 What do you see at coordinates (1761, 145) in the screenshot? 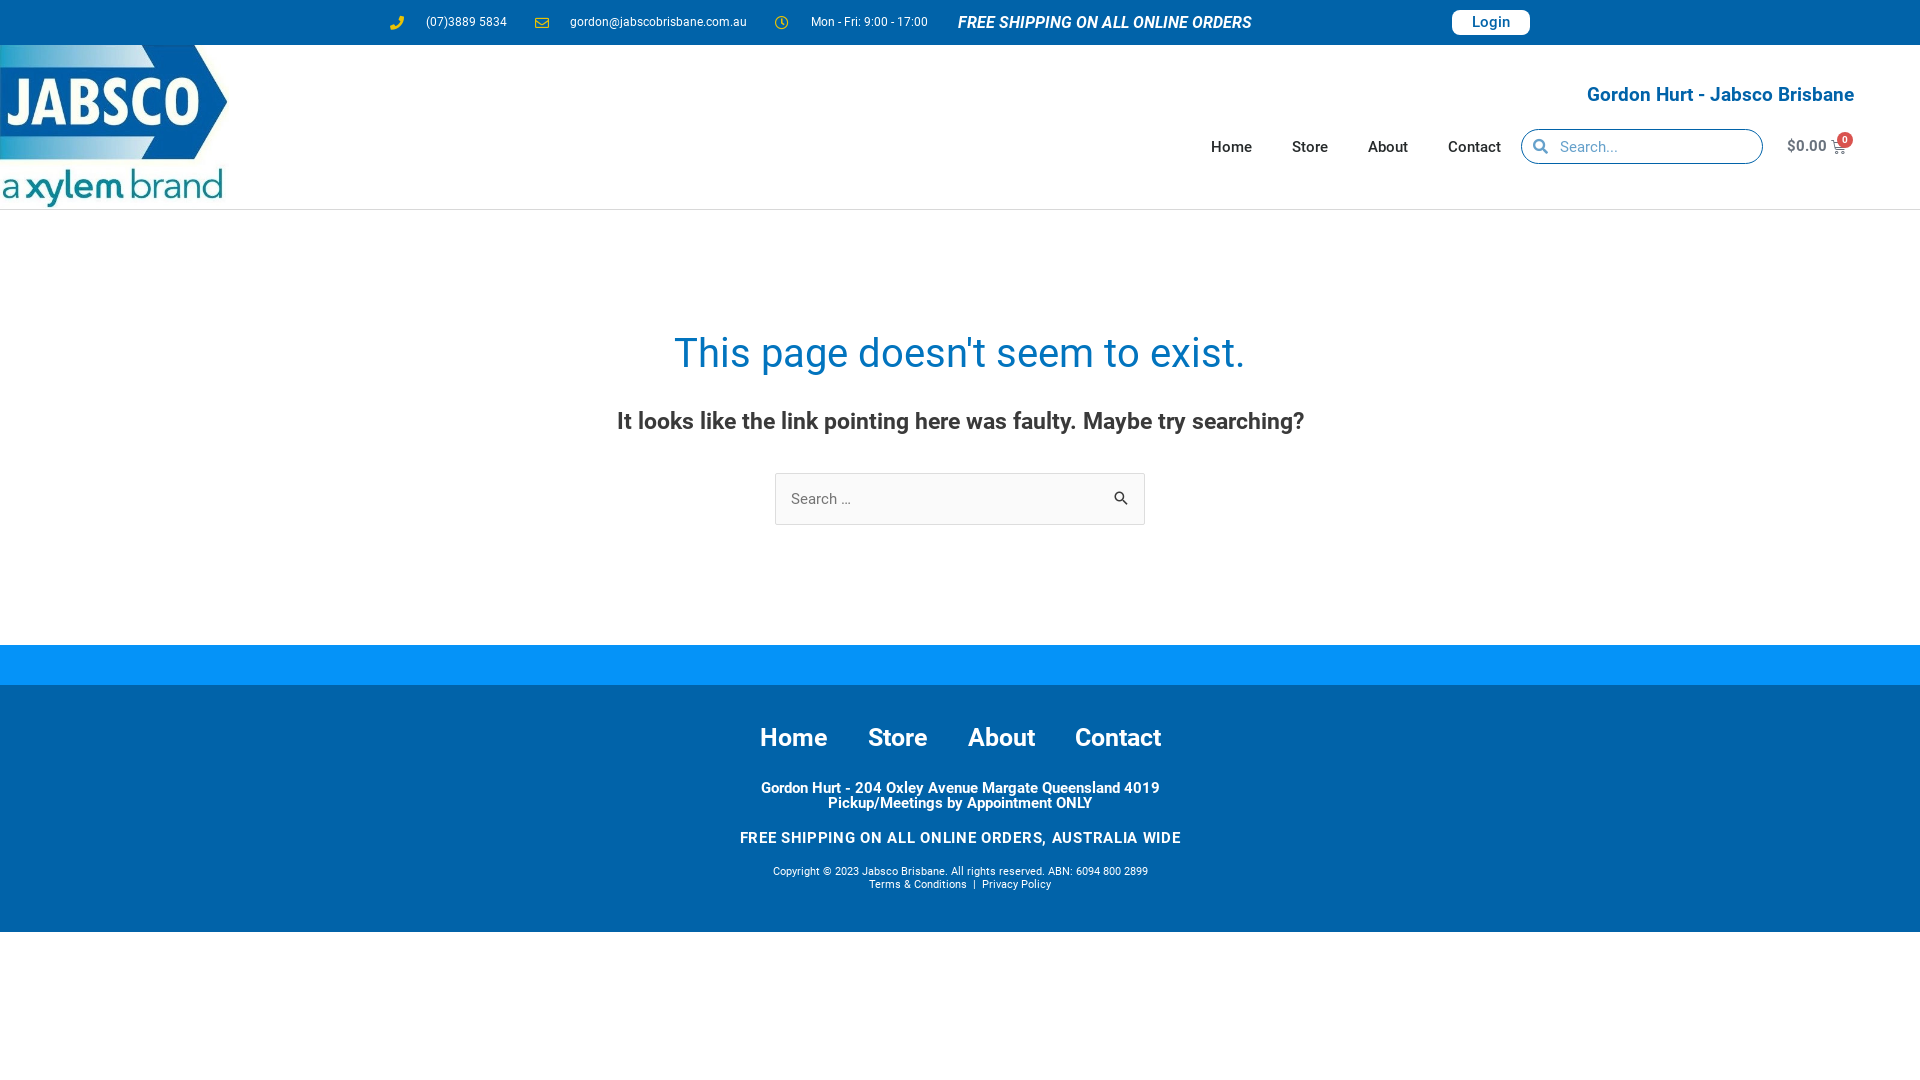
I see `'$0.00` at bounding box center [1761, 145].